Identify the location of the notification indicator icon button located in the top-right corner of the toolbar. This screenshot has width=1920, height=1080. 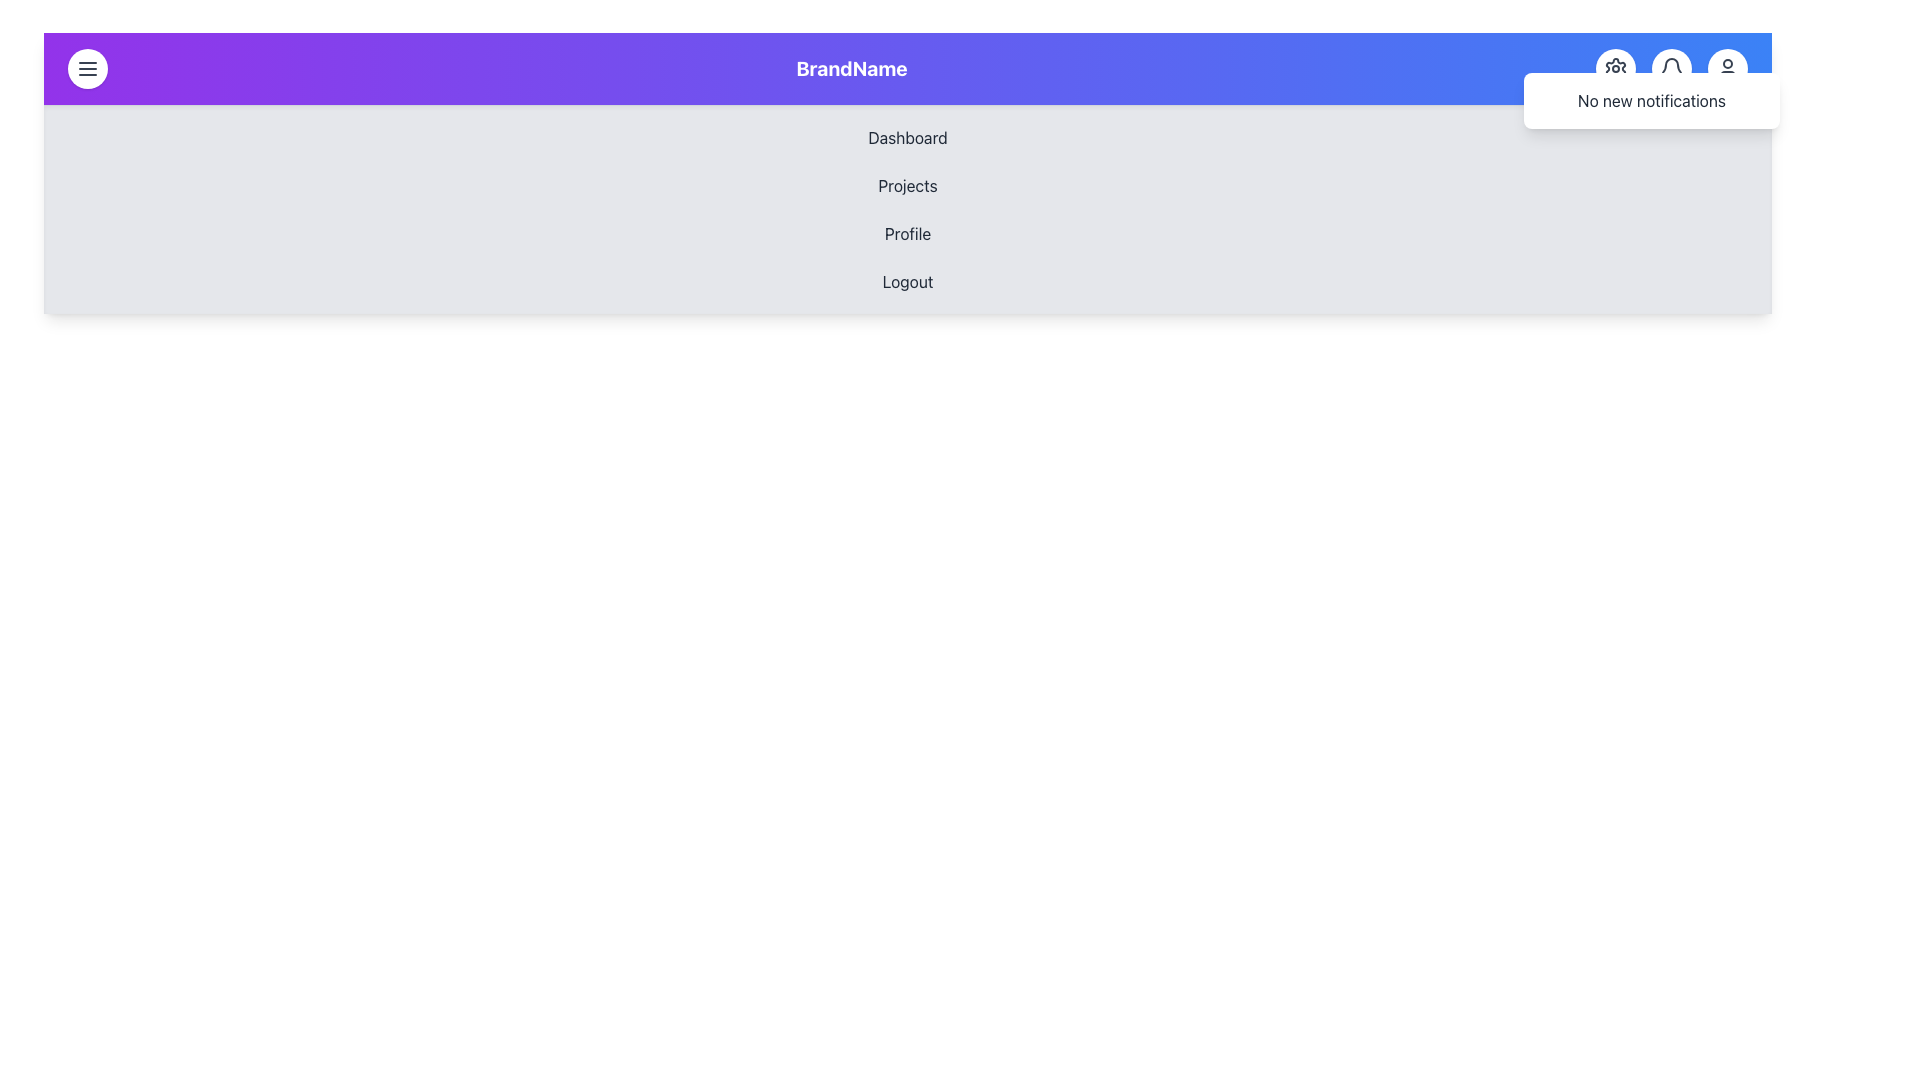
(1671, 68).